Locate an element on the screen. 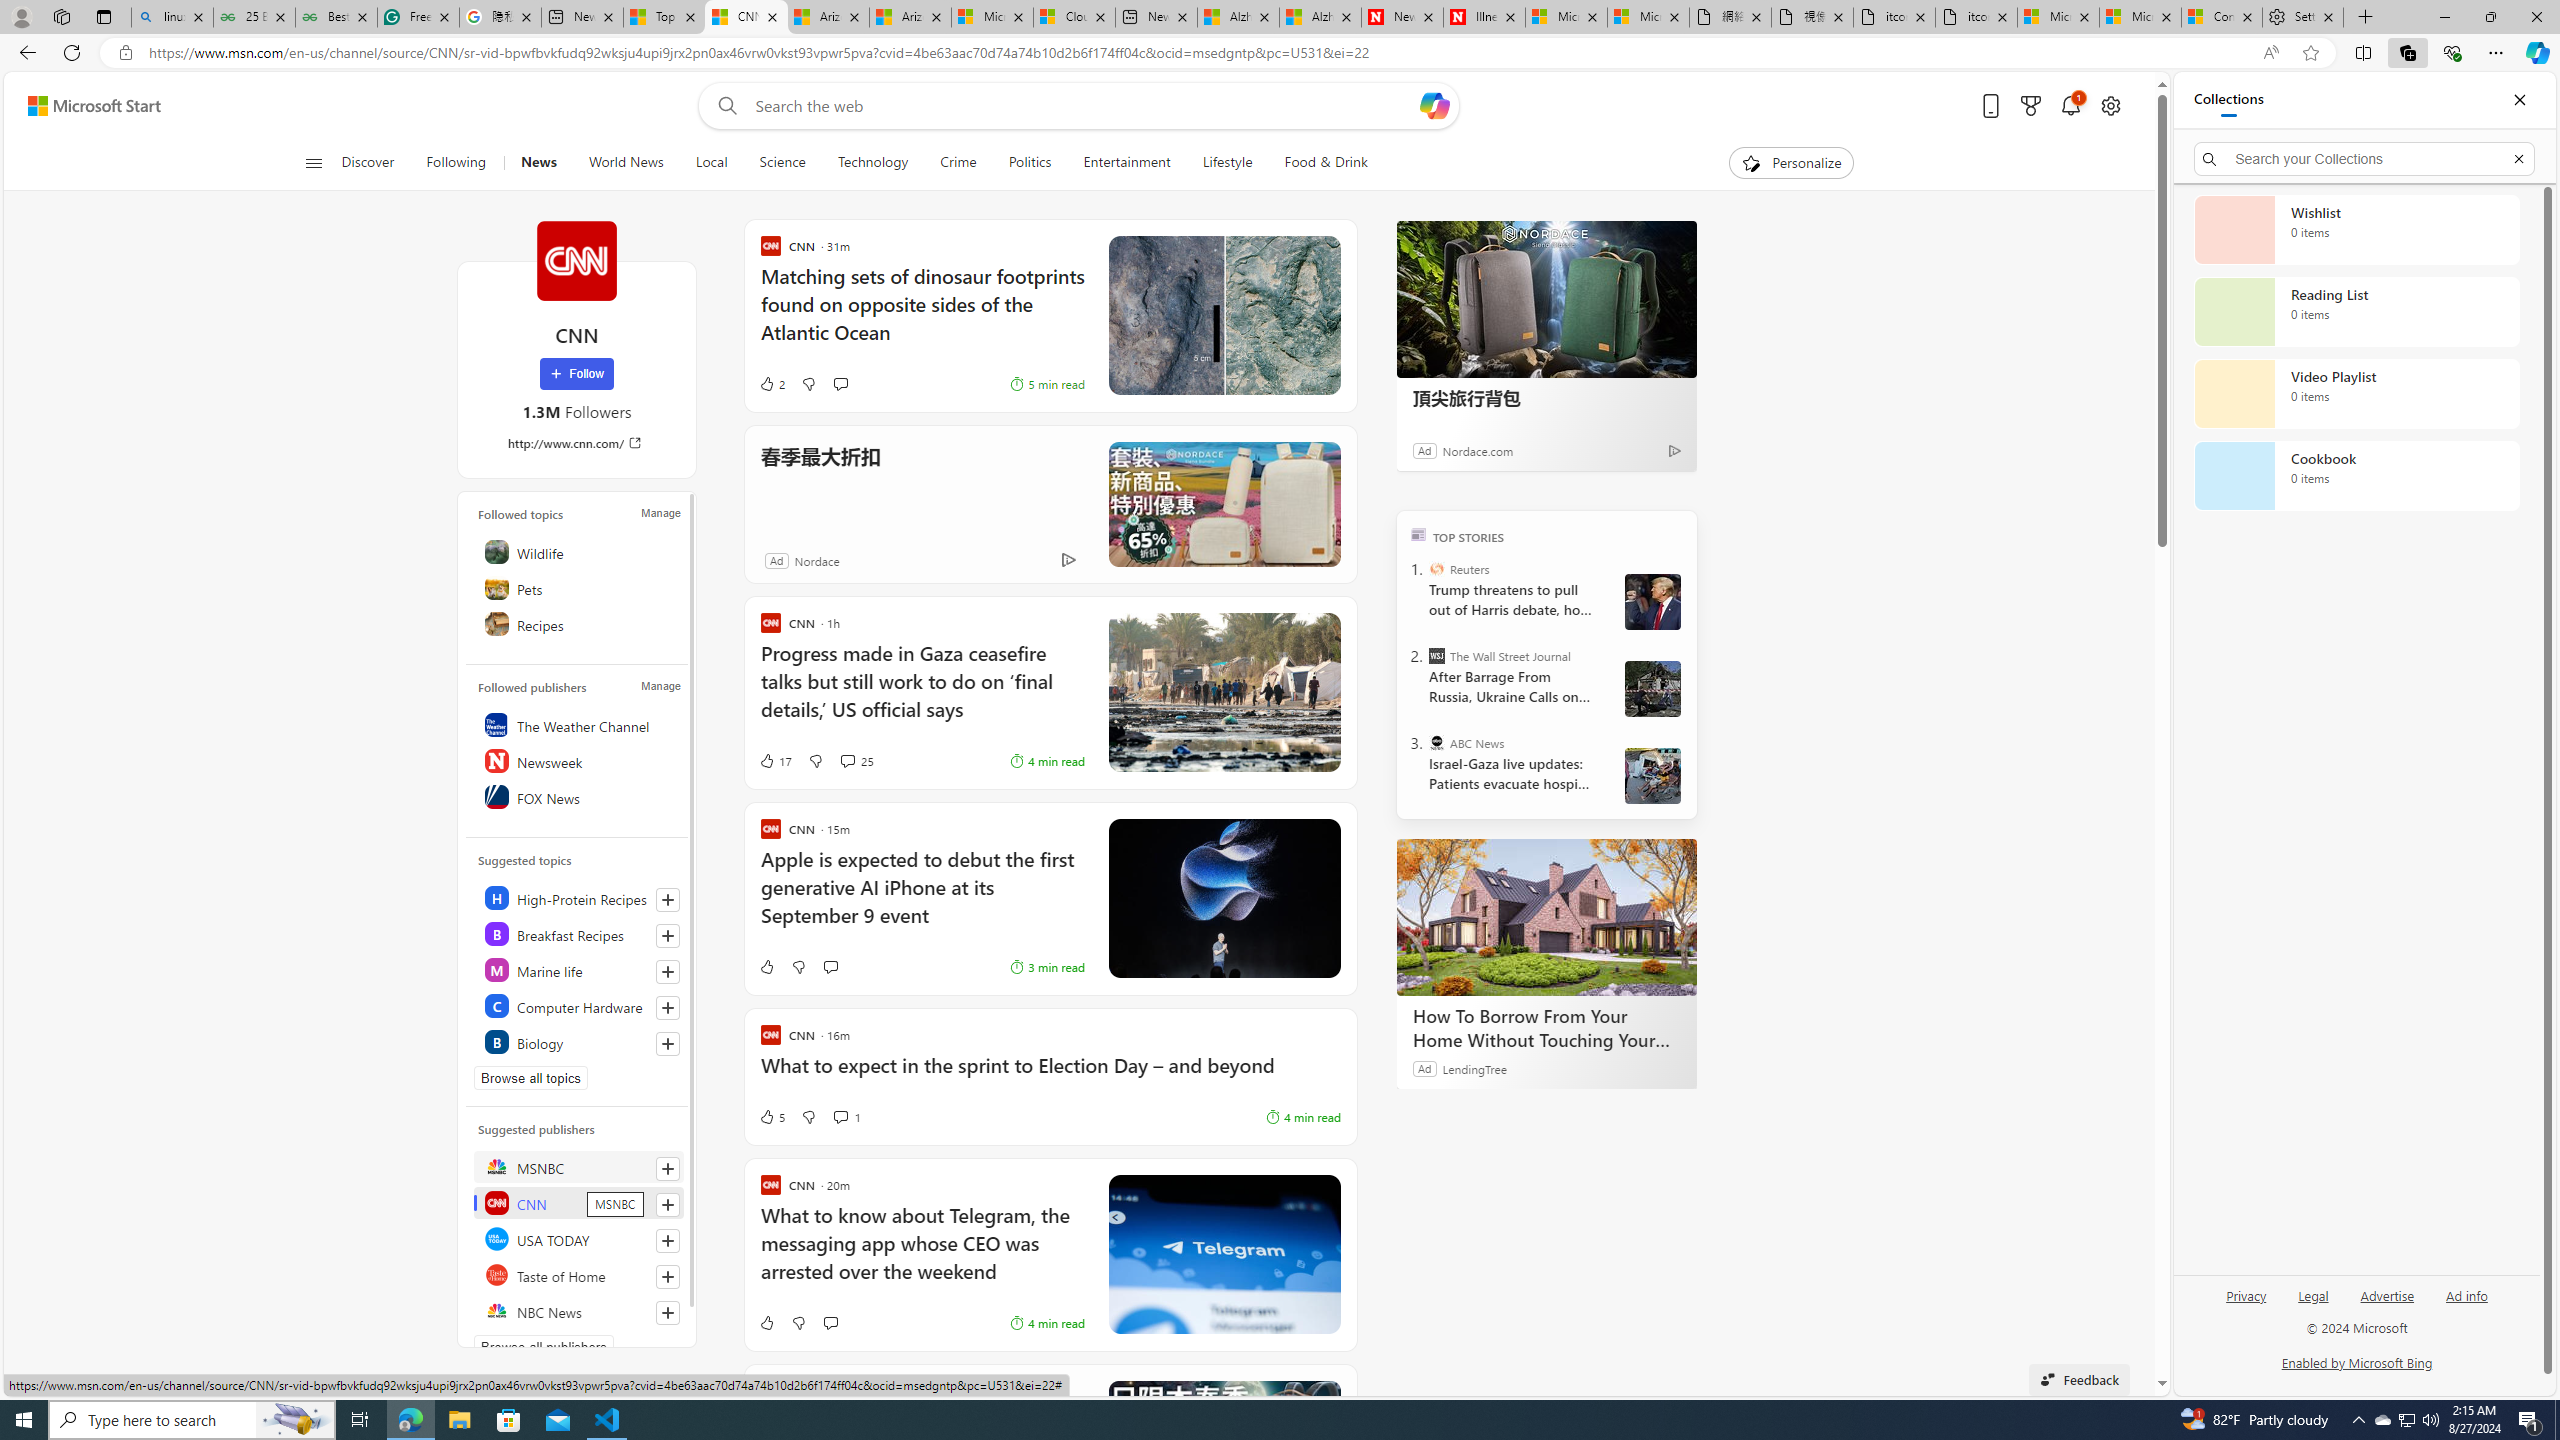 This screenshot has width=2560, height=1440. 'Wishlist collection, 0 items' is located at coordinates (2356, 229).